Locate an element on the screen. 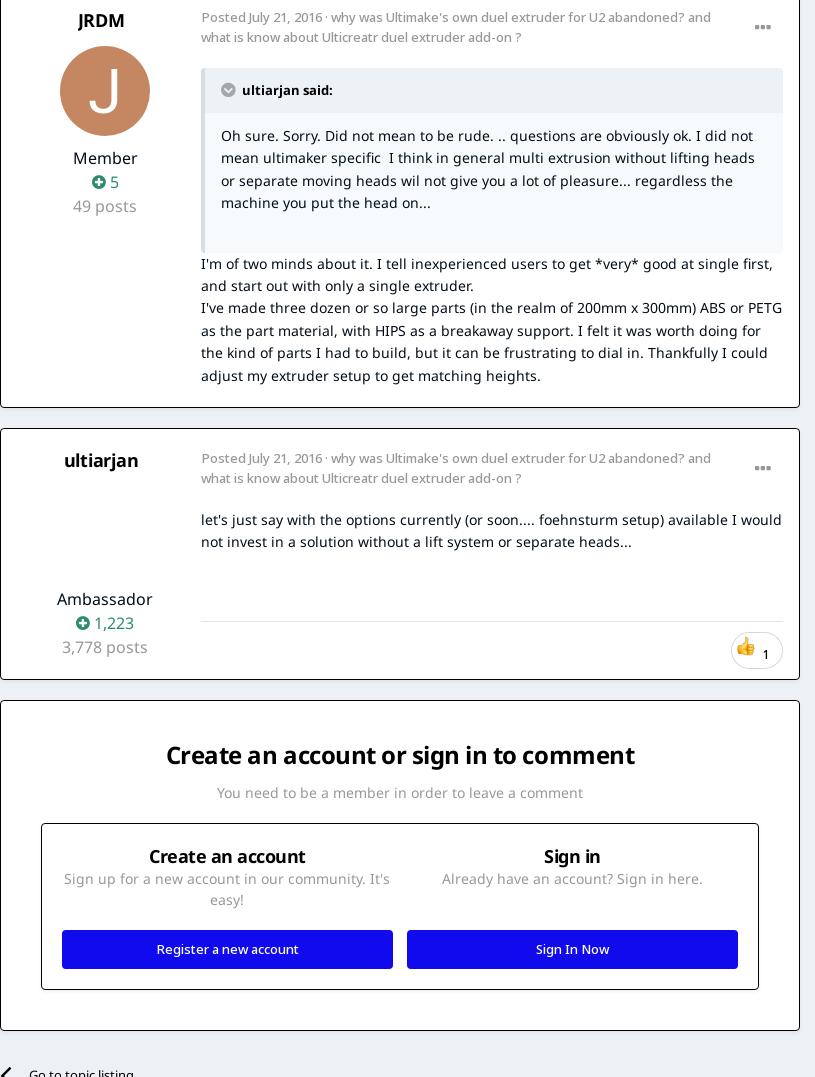 This screenshot has height=1077, width=815. 'Ambassador' is located at coordinates (55, 598).